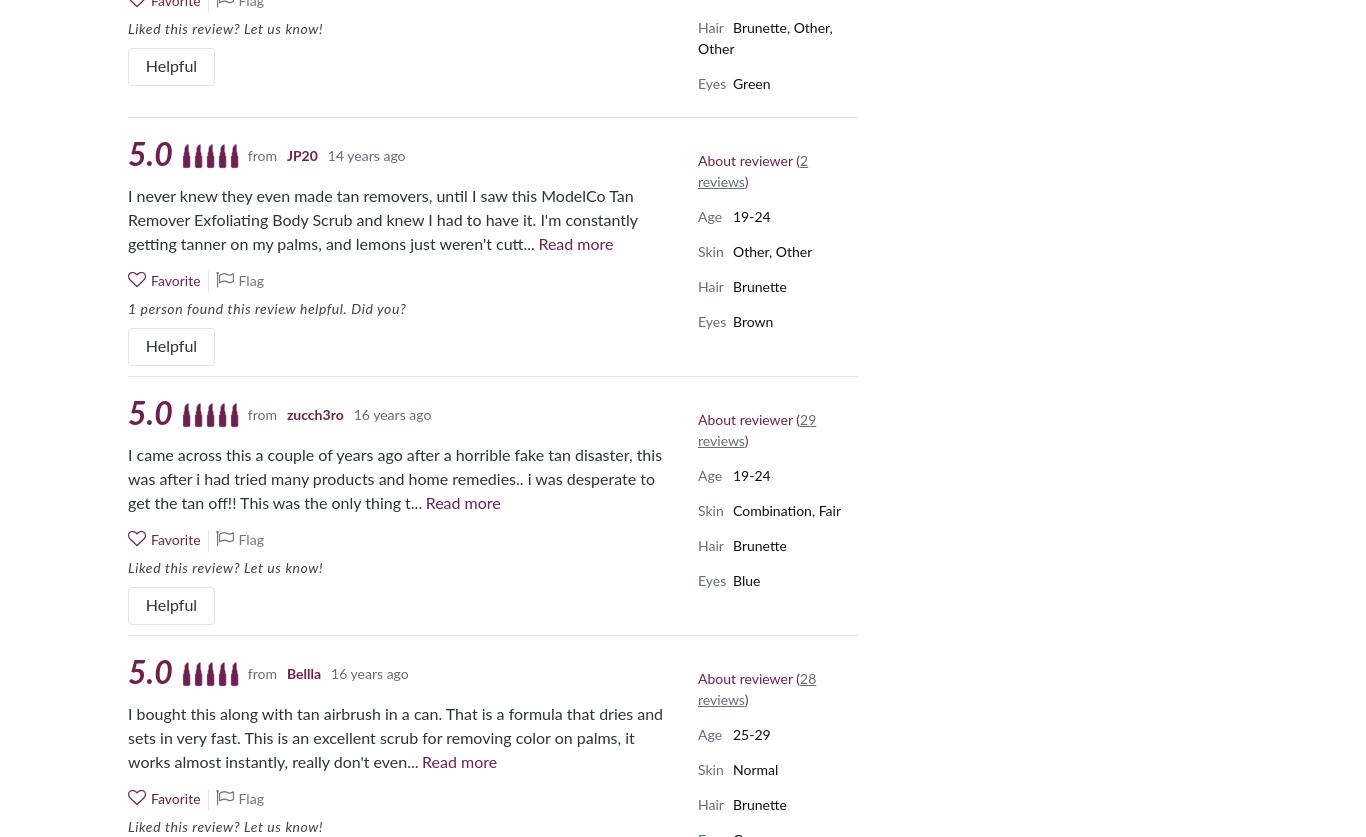 Image resolution: width=1366 pixels, height=837 pixels. Describe the element at coordinates (764, 38) in the screenshot. I see `'Brunette, Other, Other'` at that location.